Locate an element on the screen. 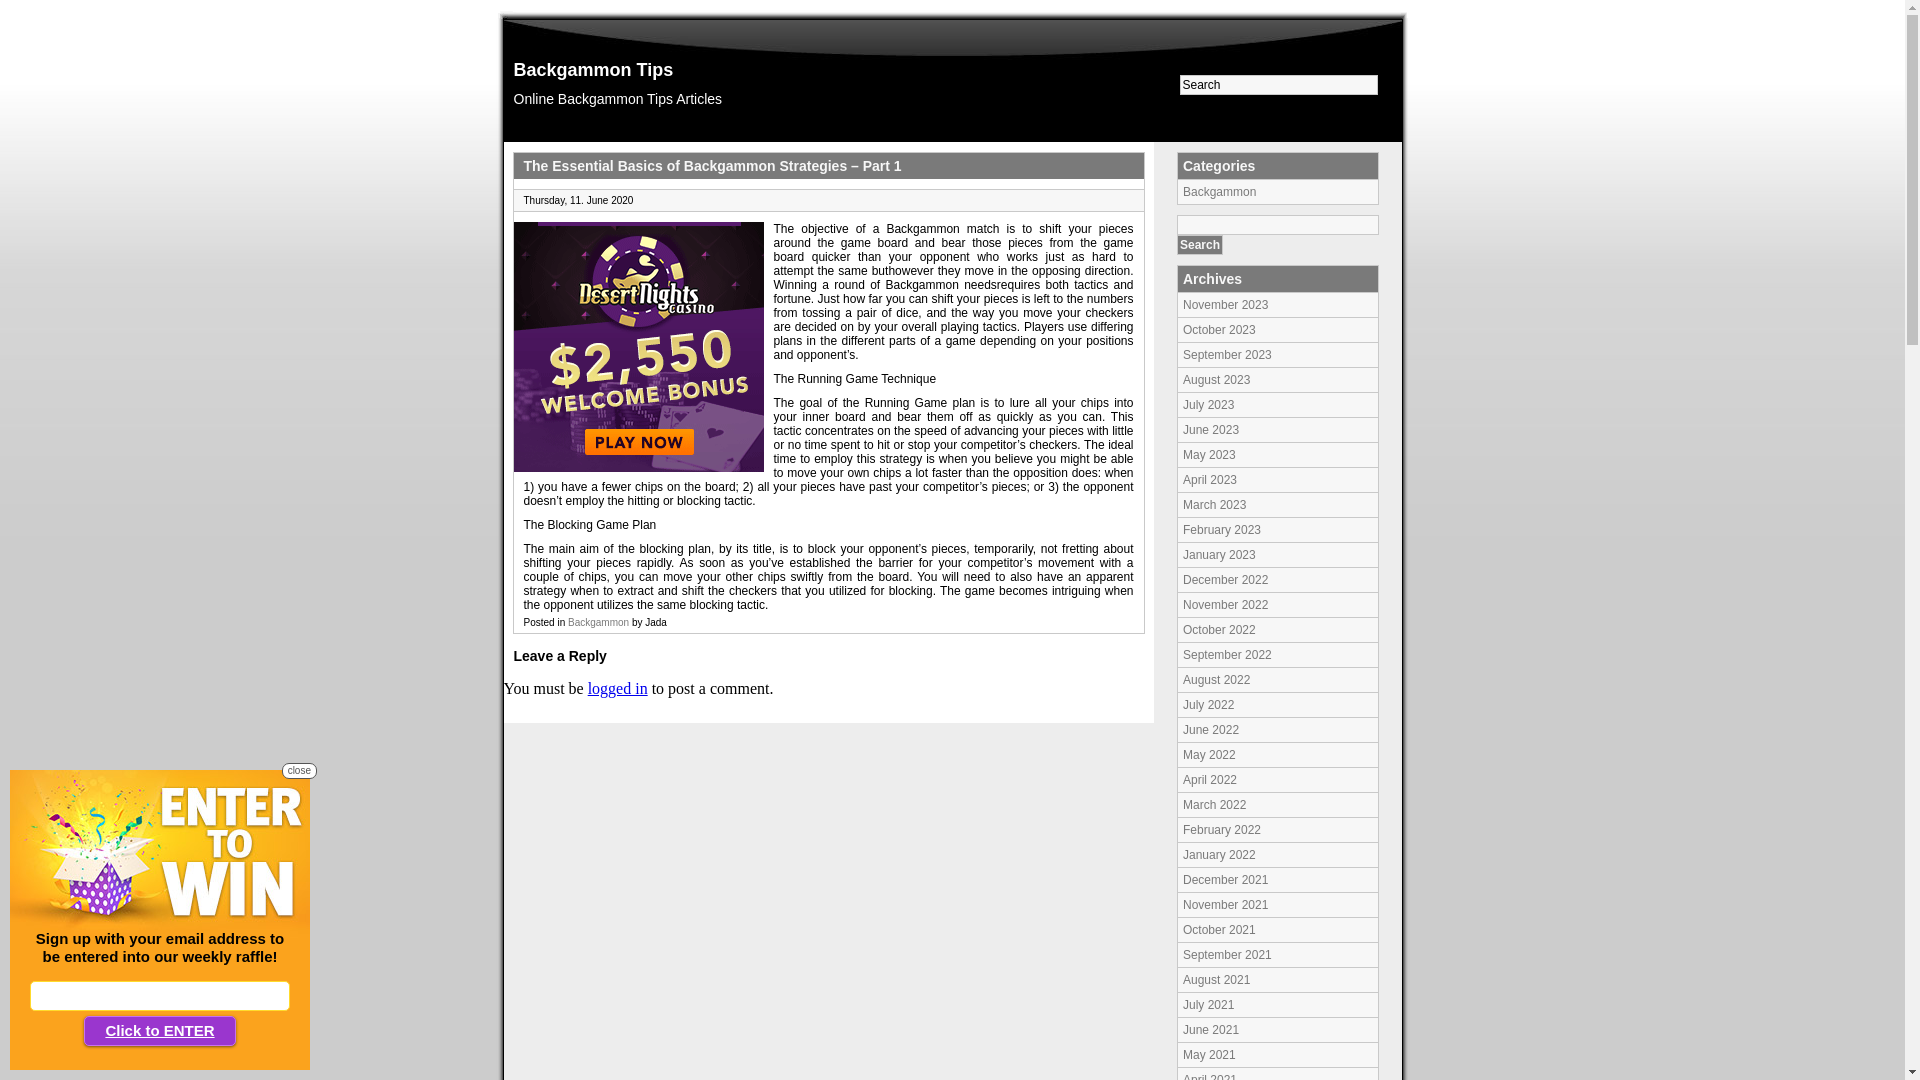 The height and width of the screenshot is (1080, 1920). 'September 2022' is located at coordinates (1226, 655).